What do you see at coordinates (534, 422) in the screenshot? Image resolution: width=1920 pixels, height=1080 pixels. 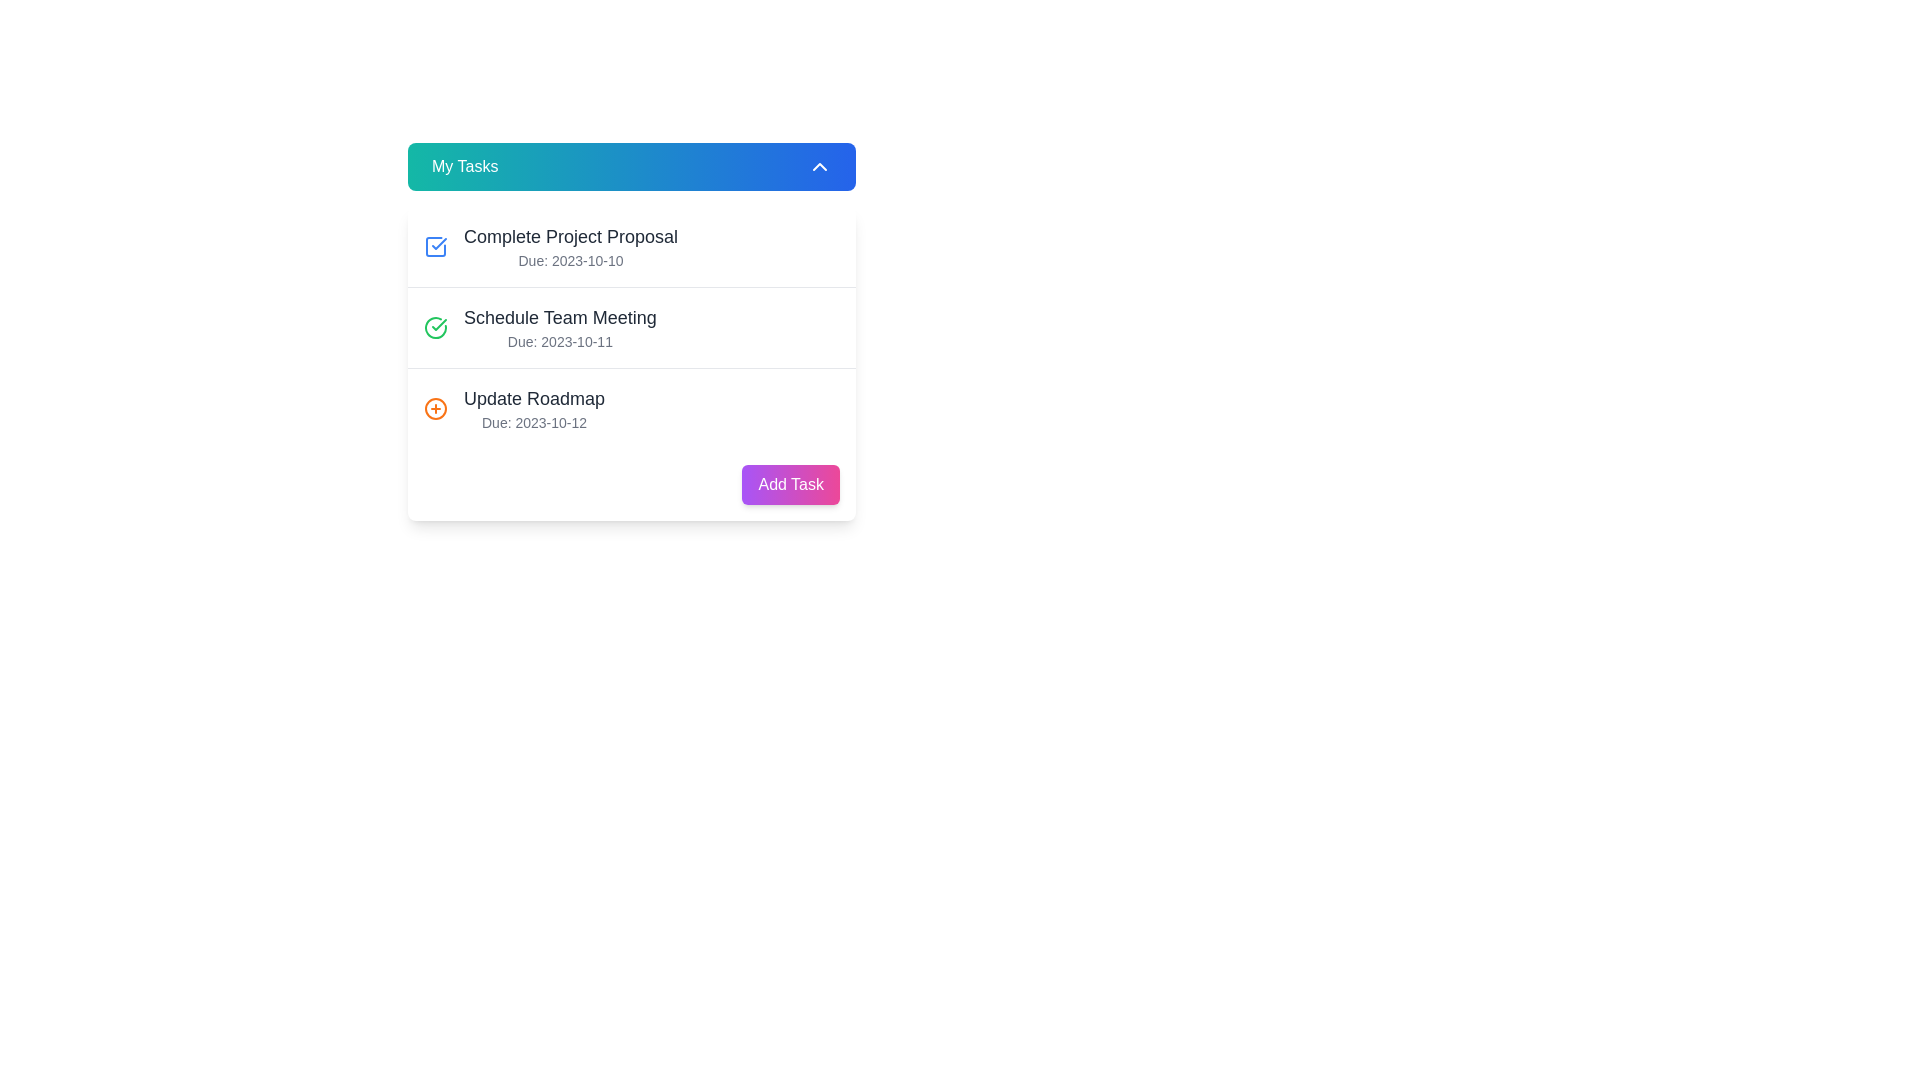 I see `the text label displaying 'Due: 2023-10-12', located beneath 'Update Roadmap' in the task list 'My Tasks'` at bounding box center [534, 422].